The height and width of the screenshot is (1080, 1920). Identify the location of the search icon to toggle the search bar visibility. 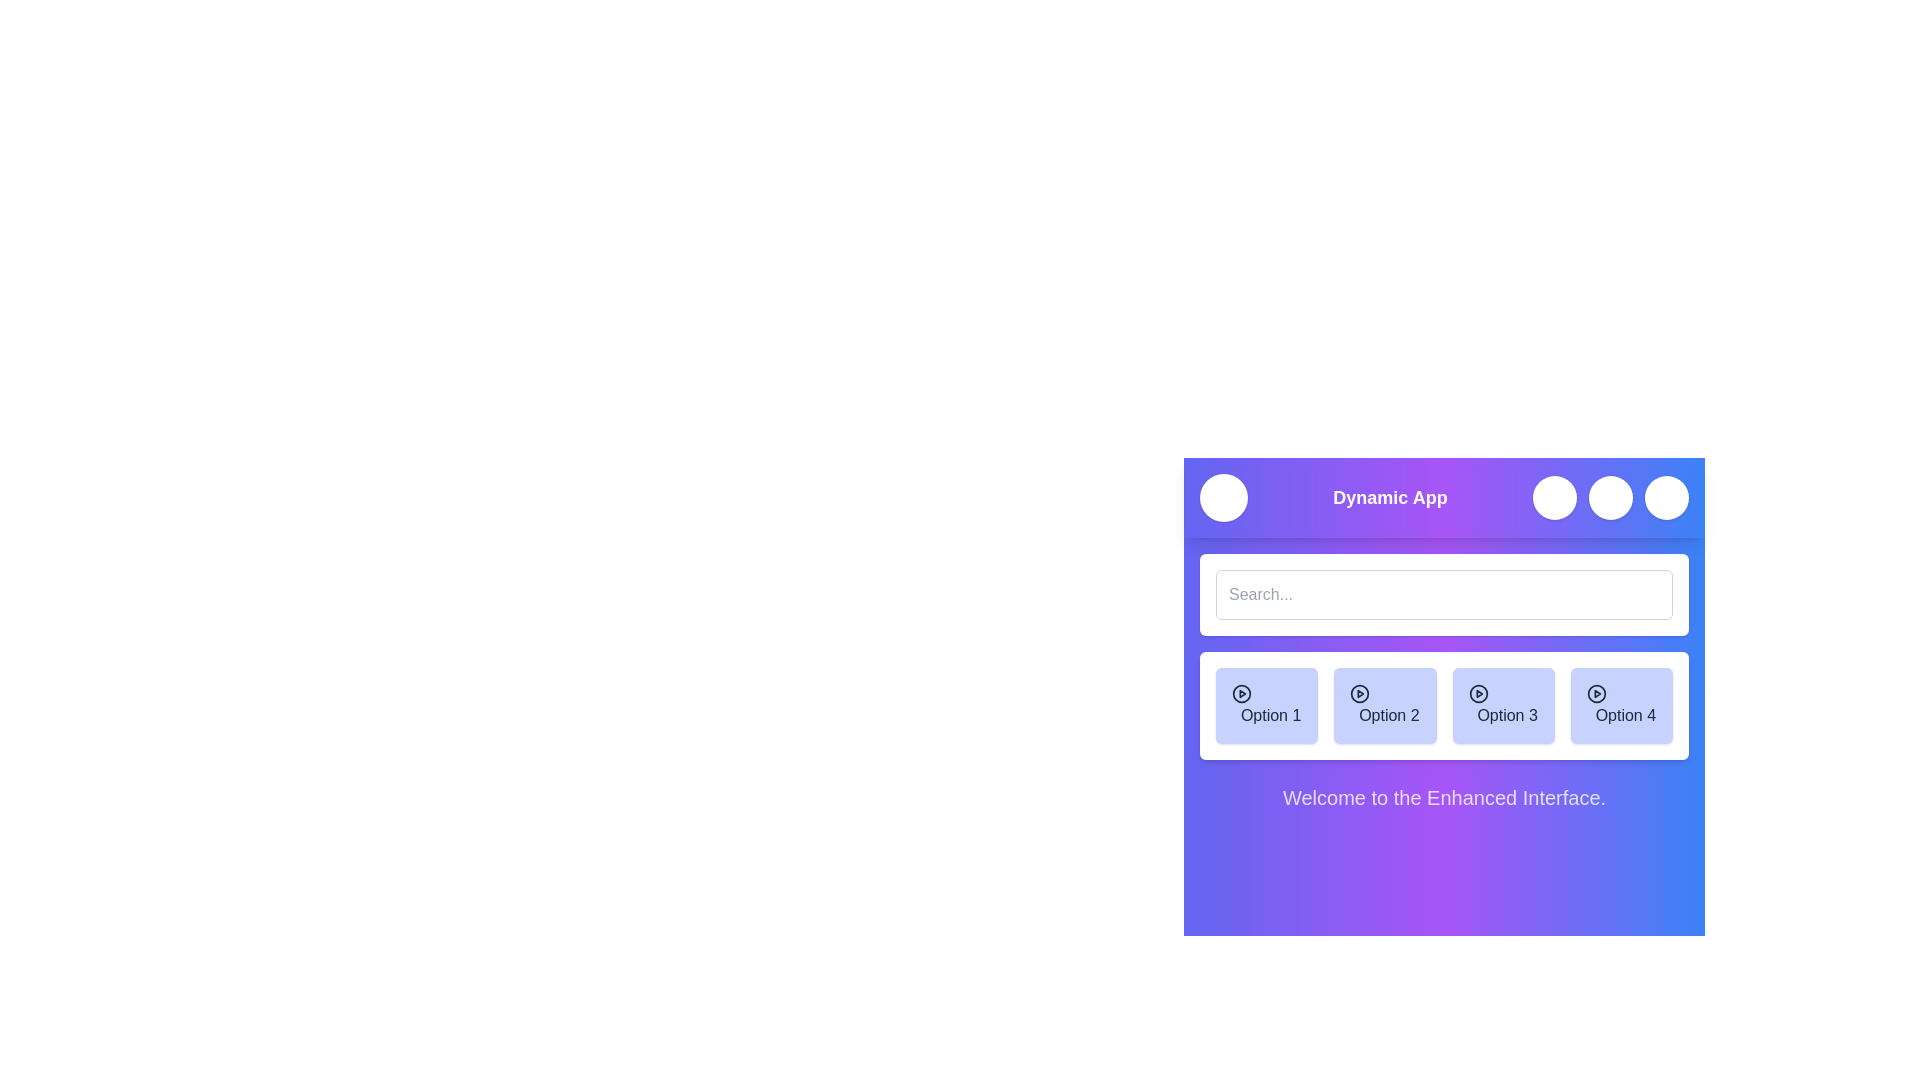
(1554, 496).